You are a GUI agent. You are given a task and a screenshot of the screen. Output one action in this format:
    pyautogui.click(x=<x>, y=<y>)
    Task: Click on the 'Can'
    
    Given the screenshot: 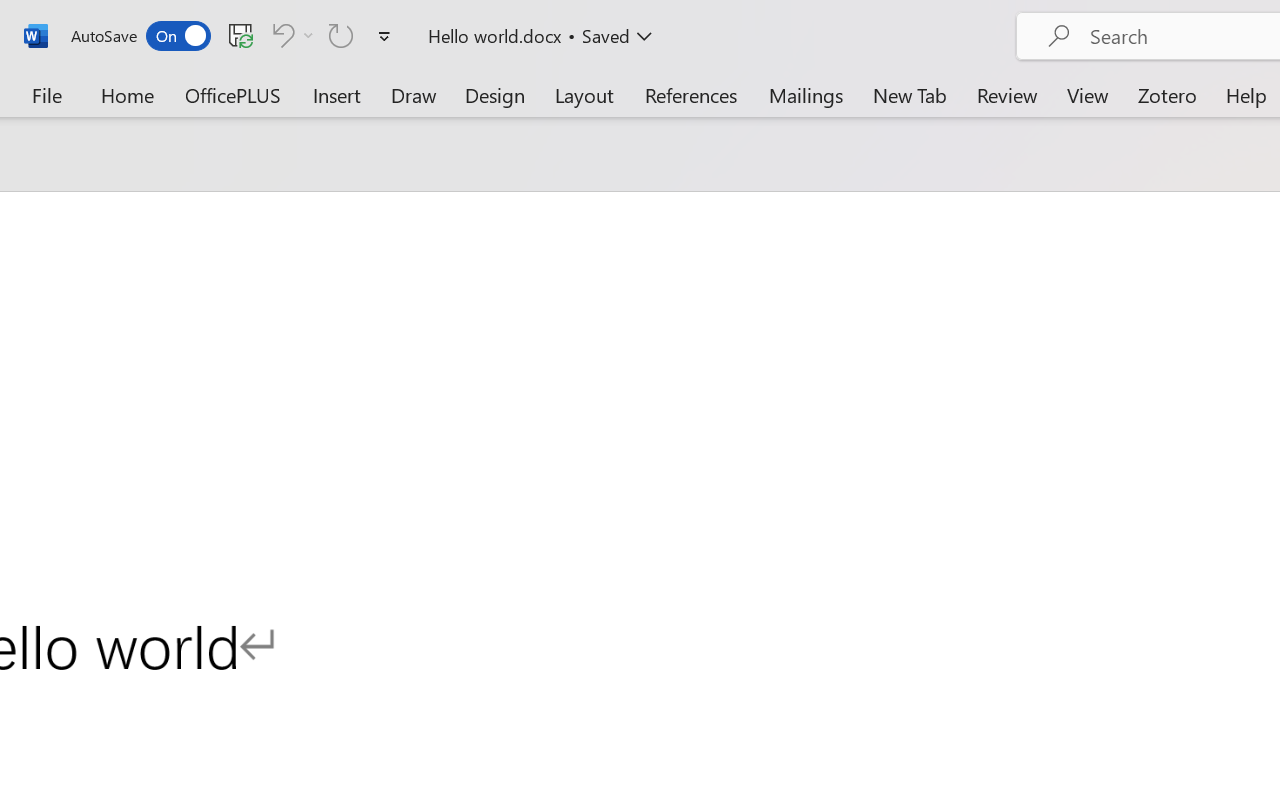 What is the action you would take?
    pyautogui.click(x=279, y=34)
    